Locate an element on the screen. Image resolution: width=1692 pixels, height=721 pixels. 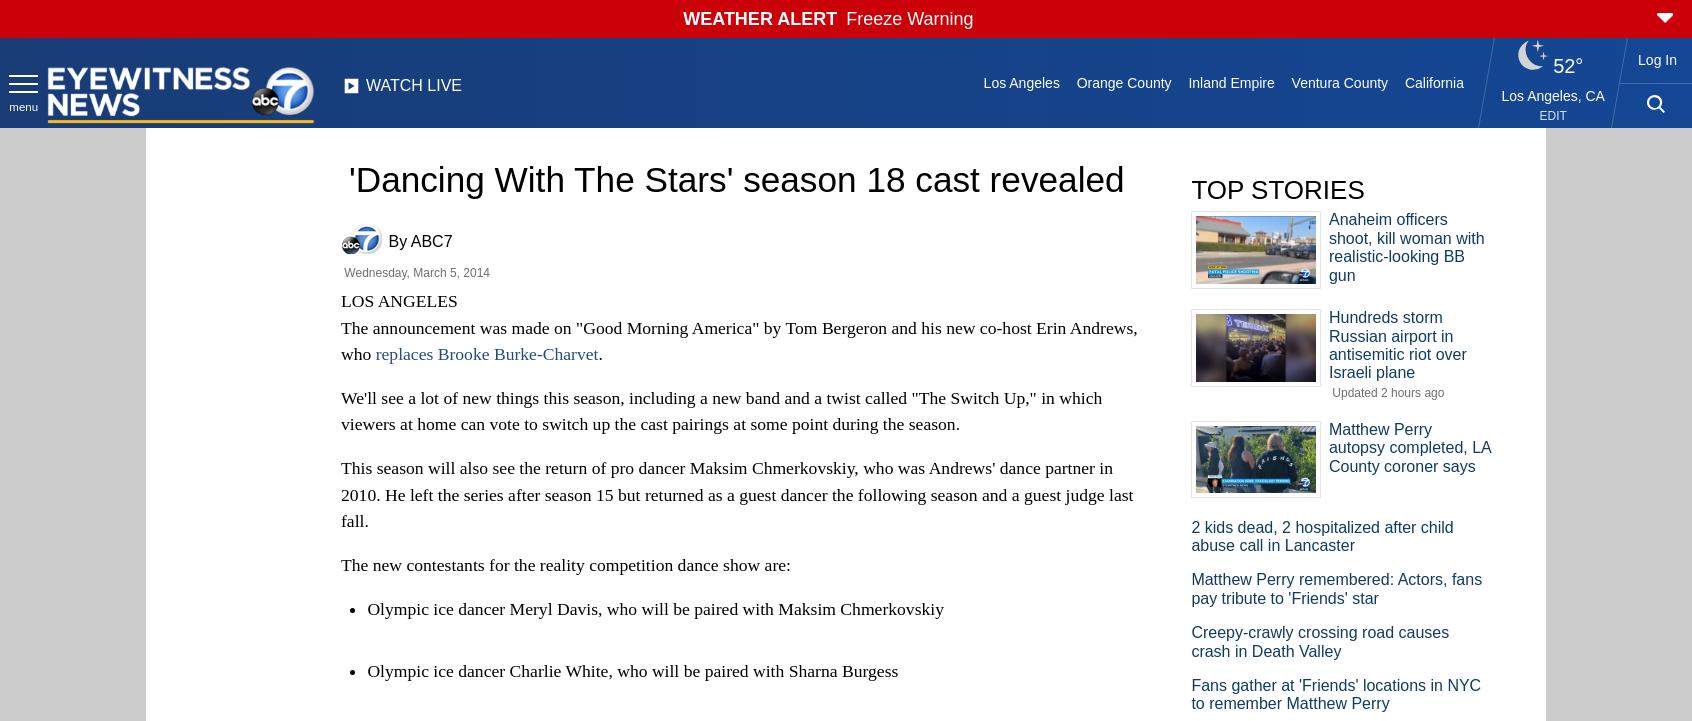
'EDIT' is located at coordinates (1551, 116).